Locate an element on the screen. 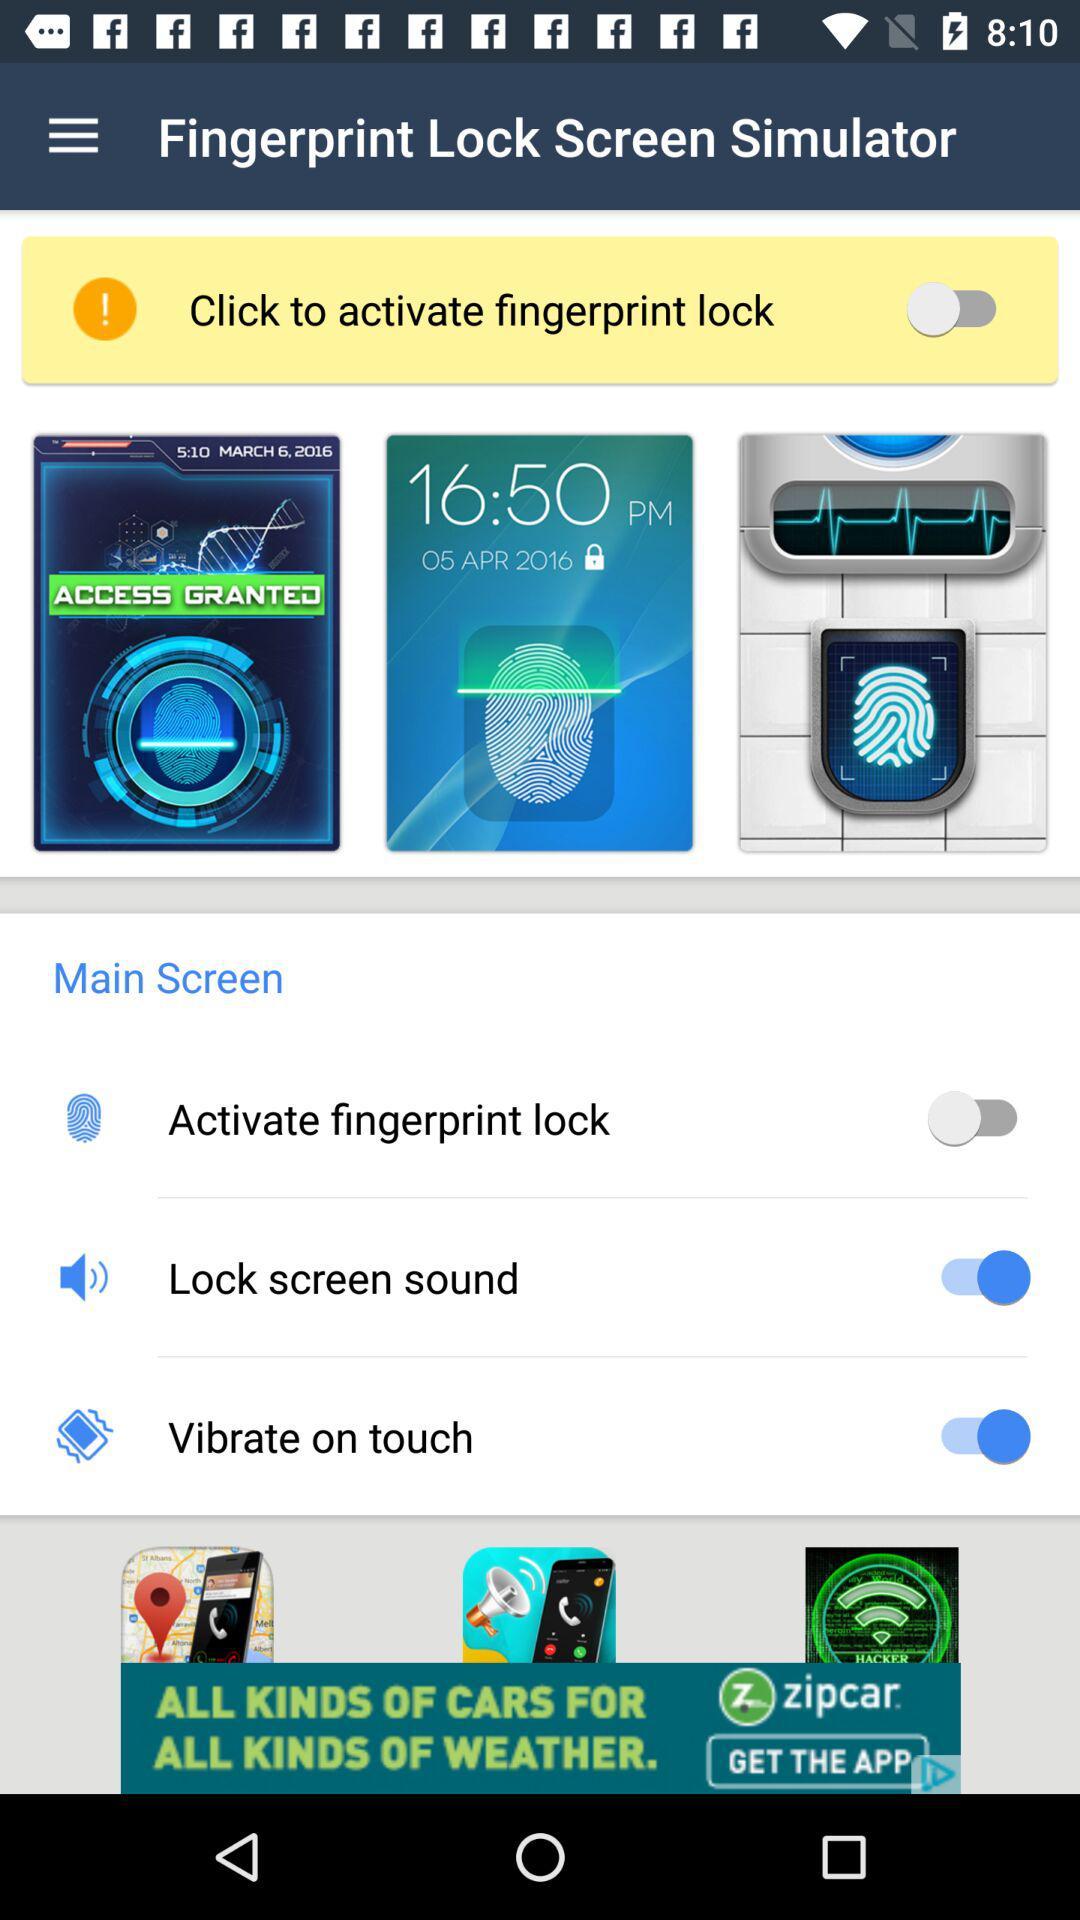  fingerprint is located at coordinates (891, 643).